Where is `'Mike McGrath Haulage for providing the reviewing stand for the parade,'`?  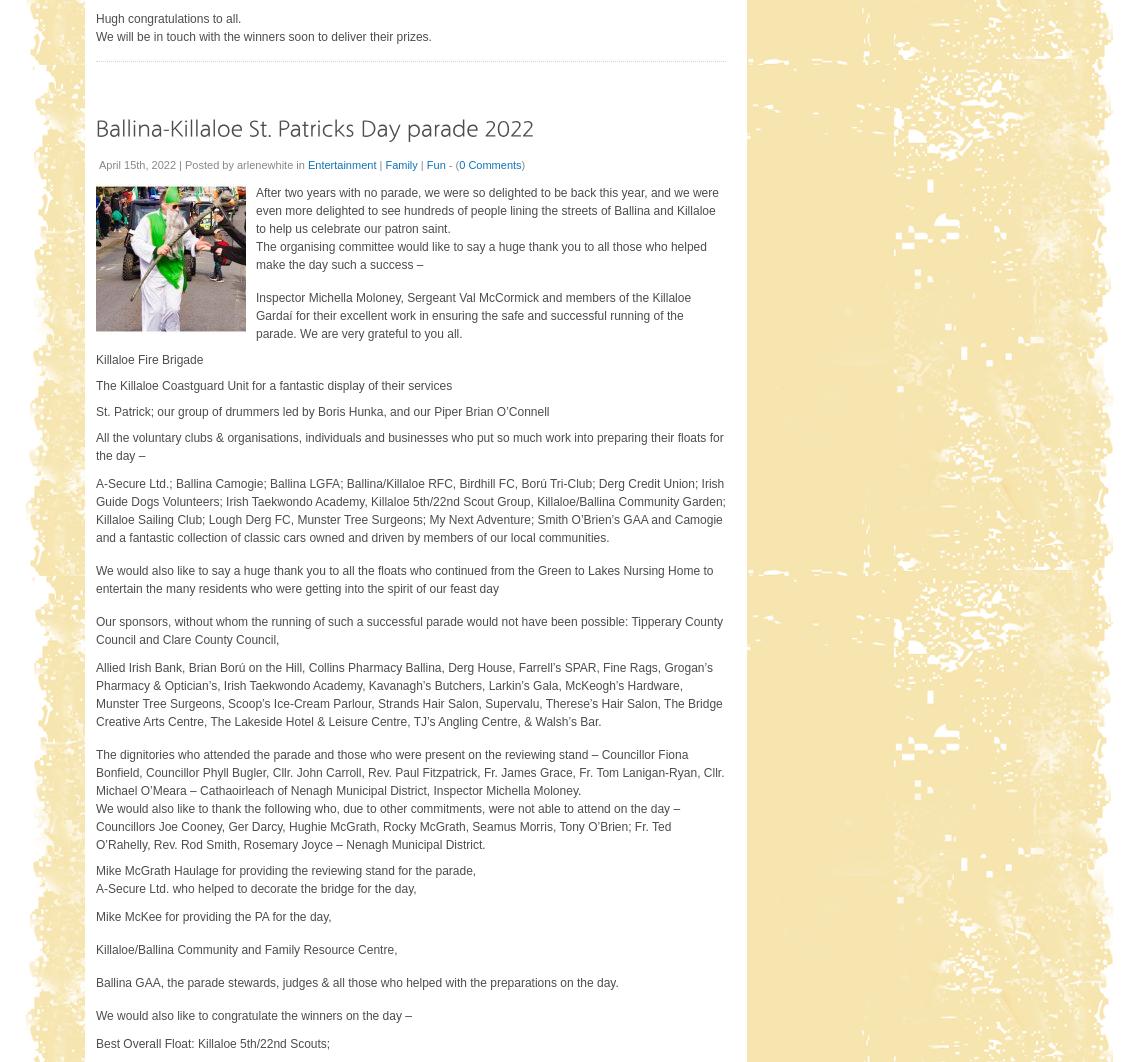
'Mike McGrath Haulage for providing the reviewing stand for the parade,' is located at coordinates (286, 868).